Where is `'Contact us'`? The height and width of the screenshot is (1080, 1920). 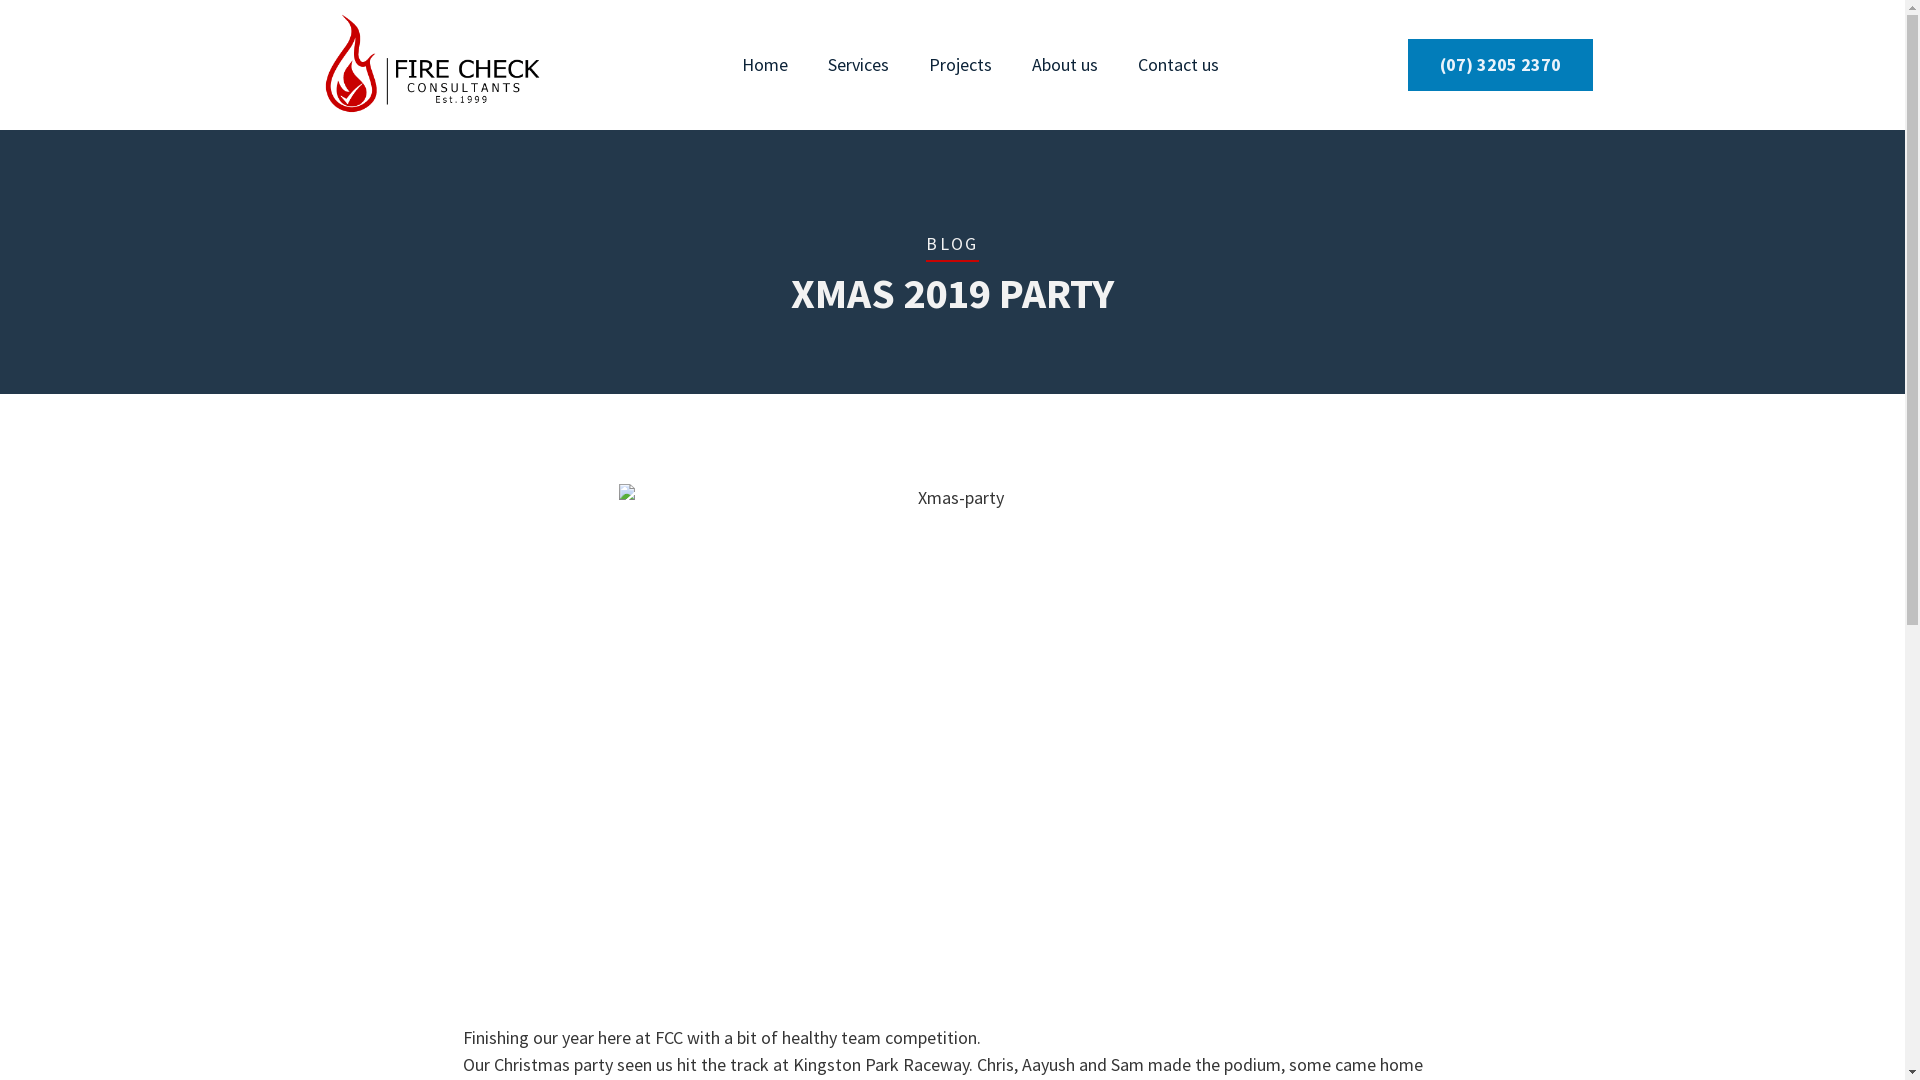 'Contact us' is located at coordinates (1178, 64).